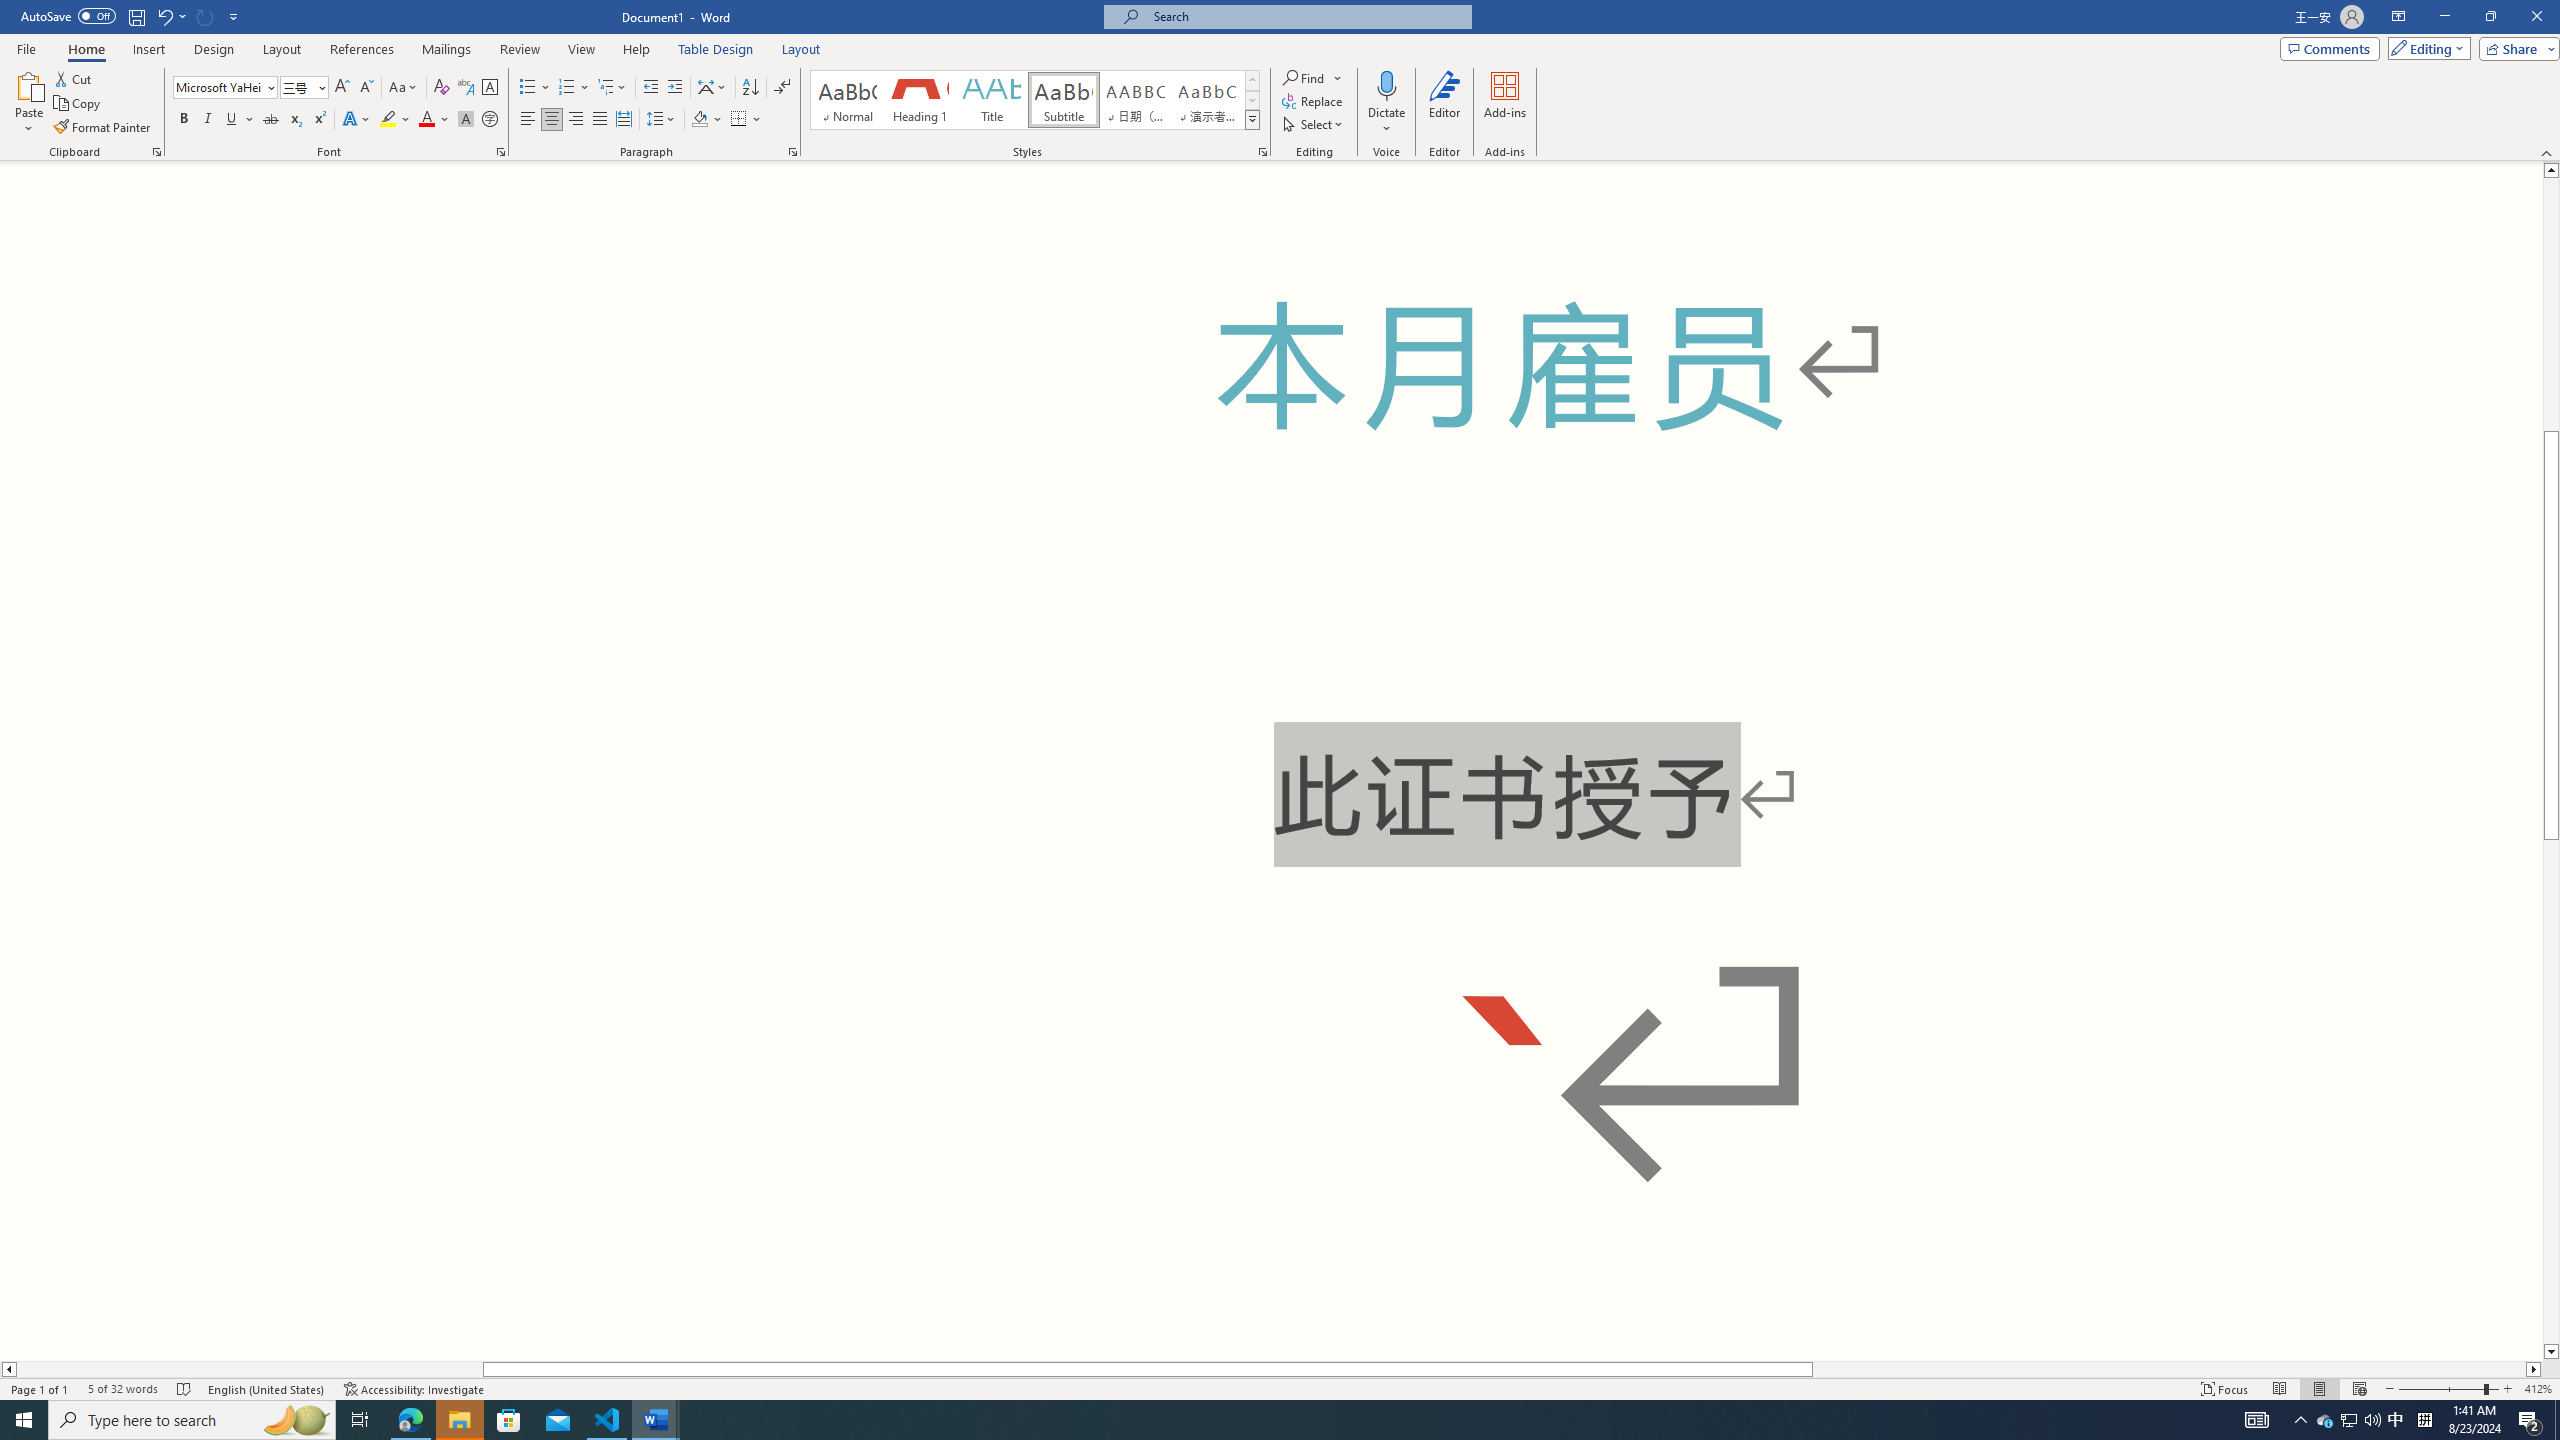 This screenshot has height=1440, width=2560. Describe the element at coordinates (800, 49) in the screenshot. I see `'Layout'` at that location.